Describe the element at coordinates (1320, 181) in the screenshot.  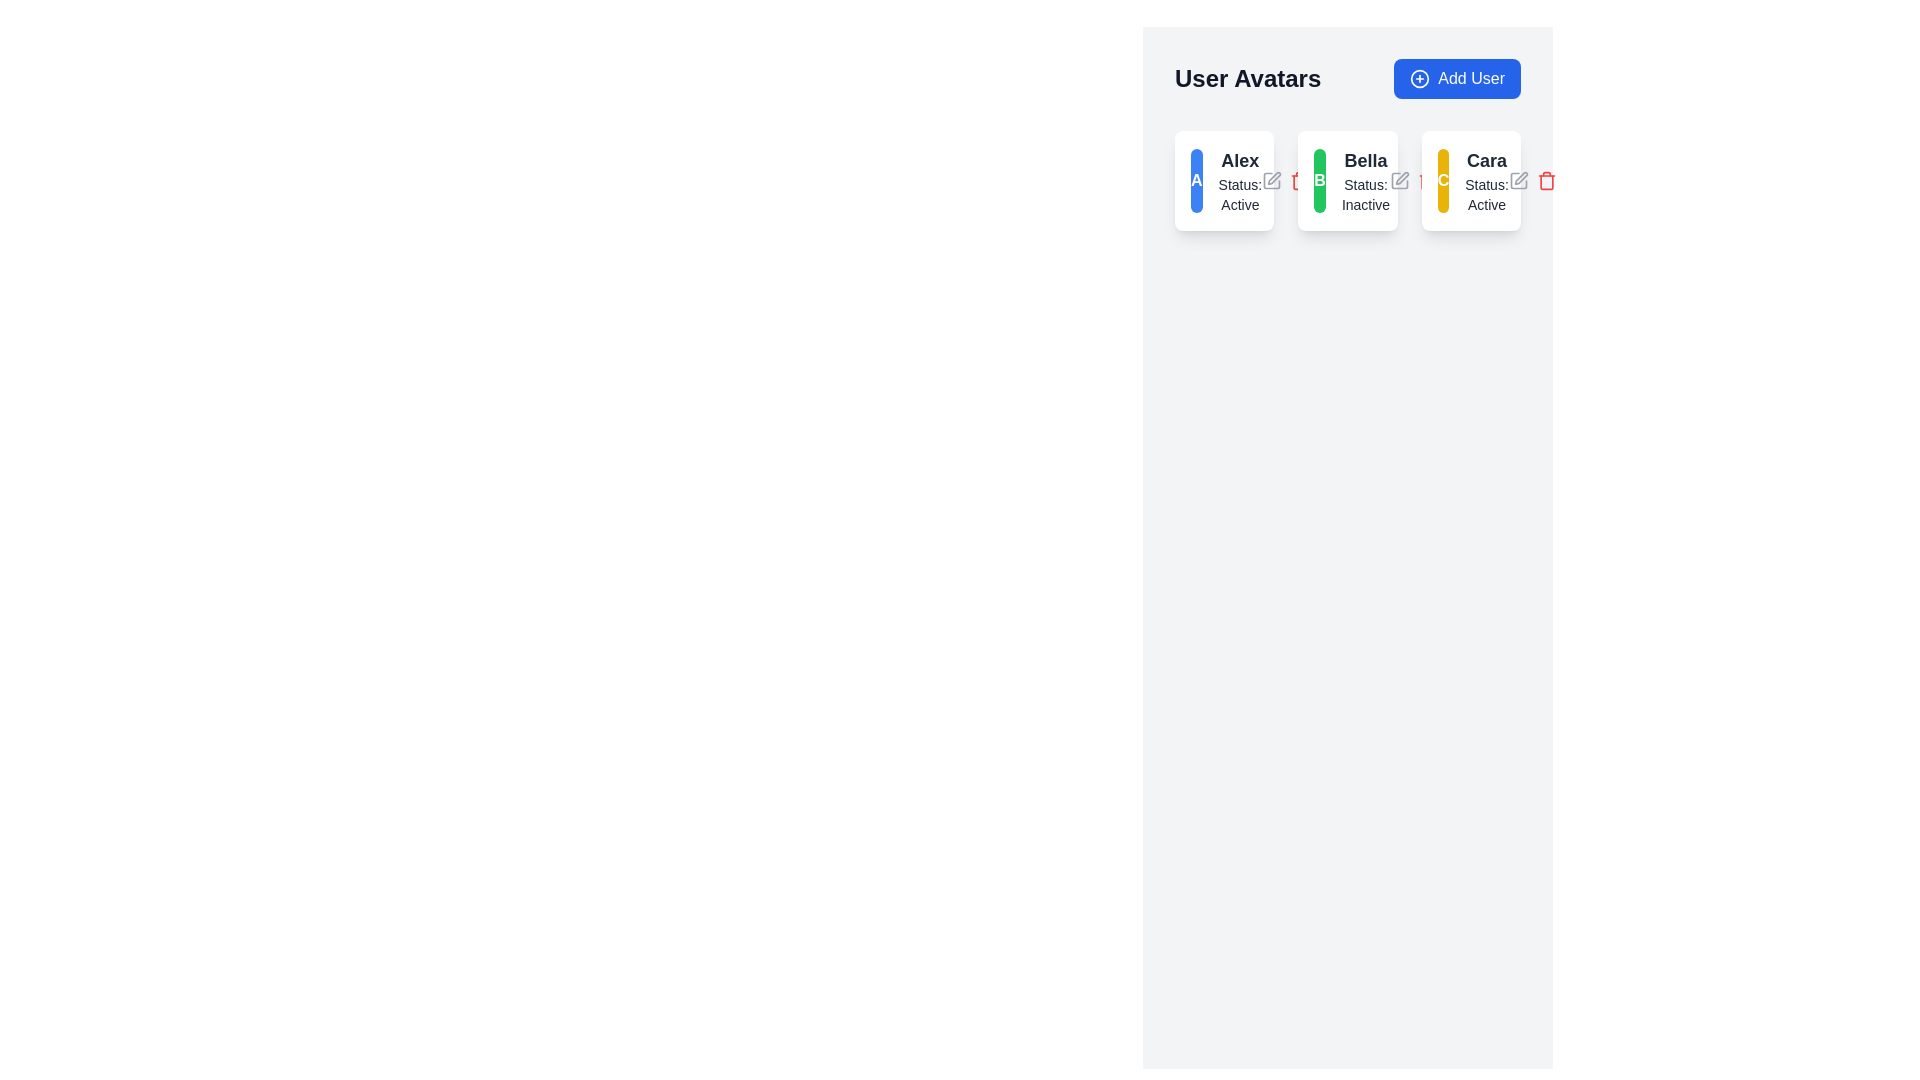
I see `the small circular badge with a green background and the white letter 'B' centered within it, which is part of the profile card labeled 'Bella'` at that location.